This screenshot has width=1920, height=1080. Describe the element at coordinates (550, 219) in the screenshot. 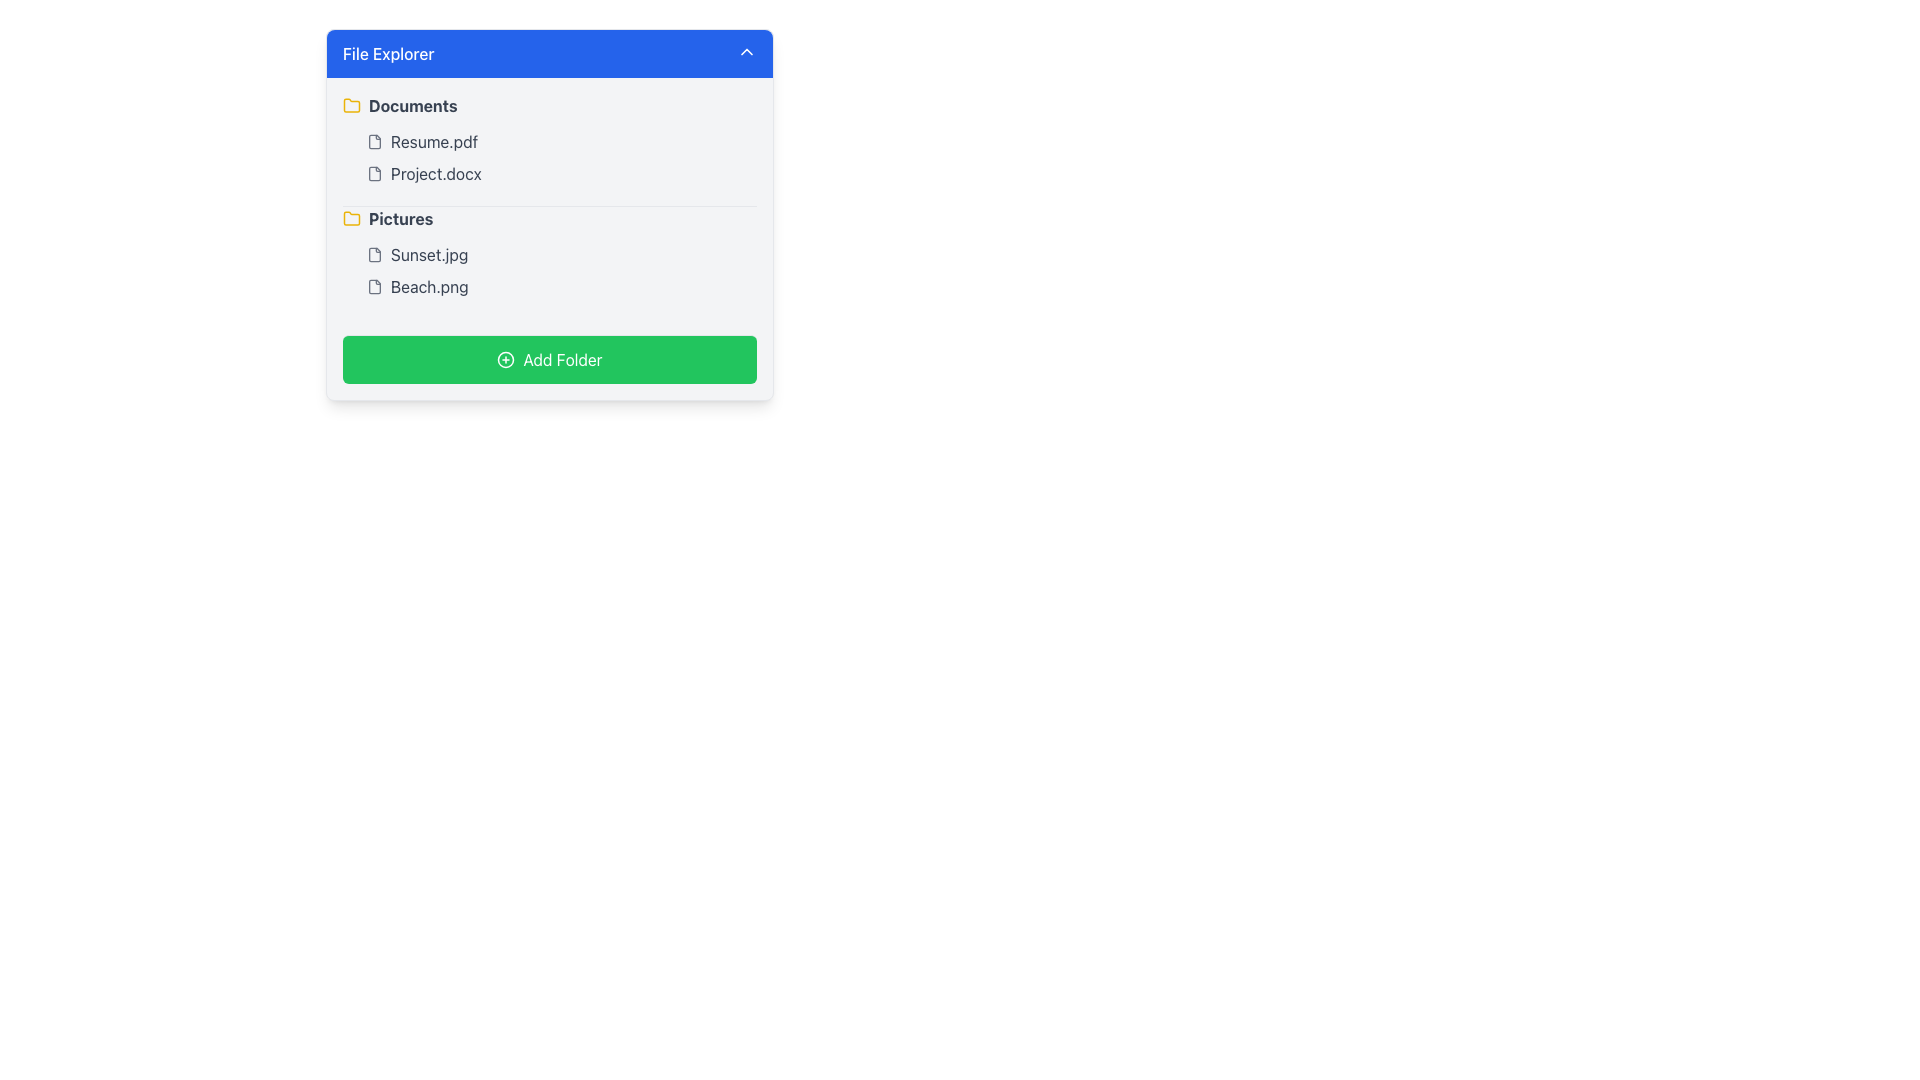

I see `the Folder List Item Indicator representing the folder named 'Pictures', which is the second item under 'Documents'` at that location.